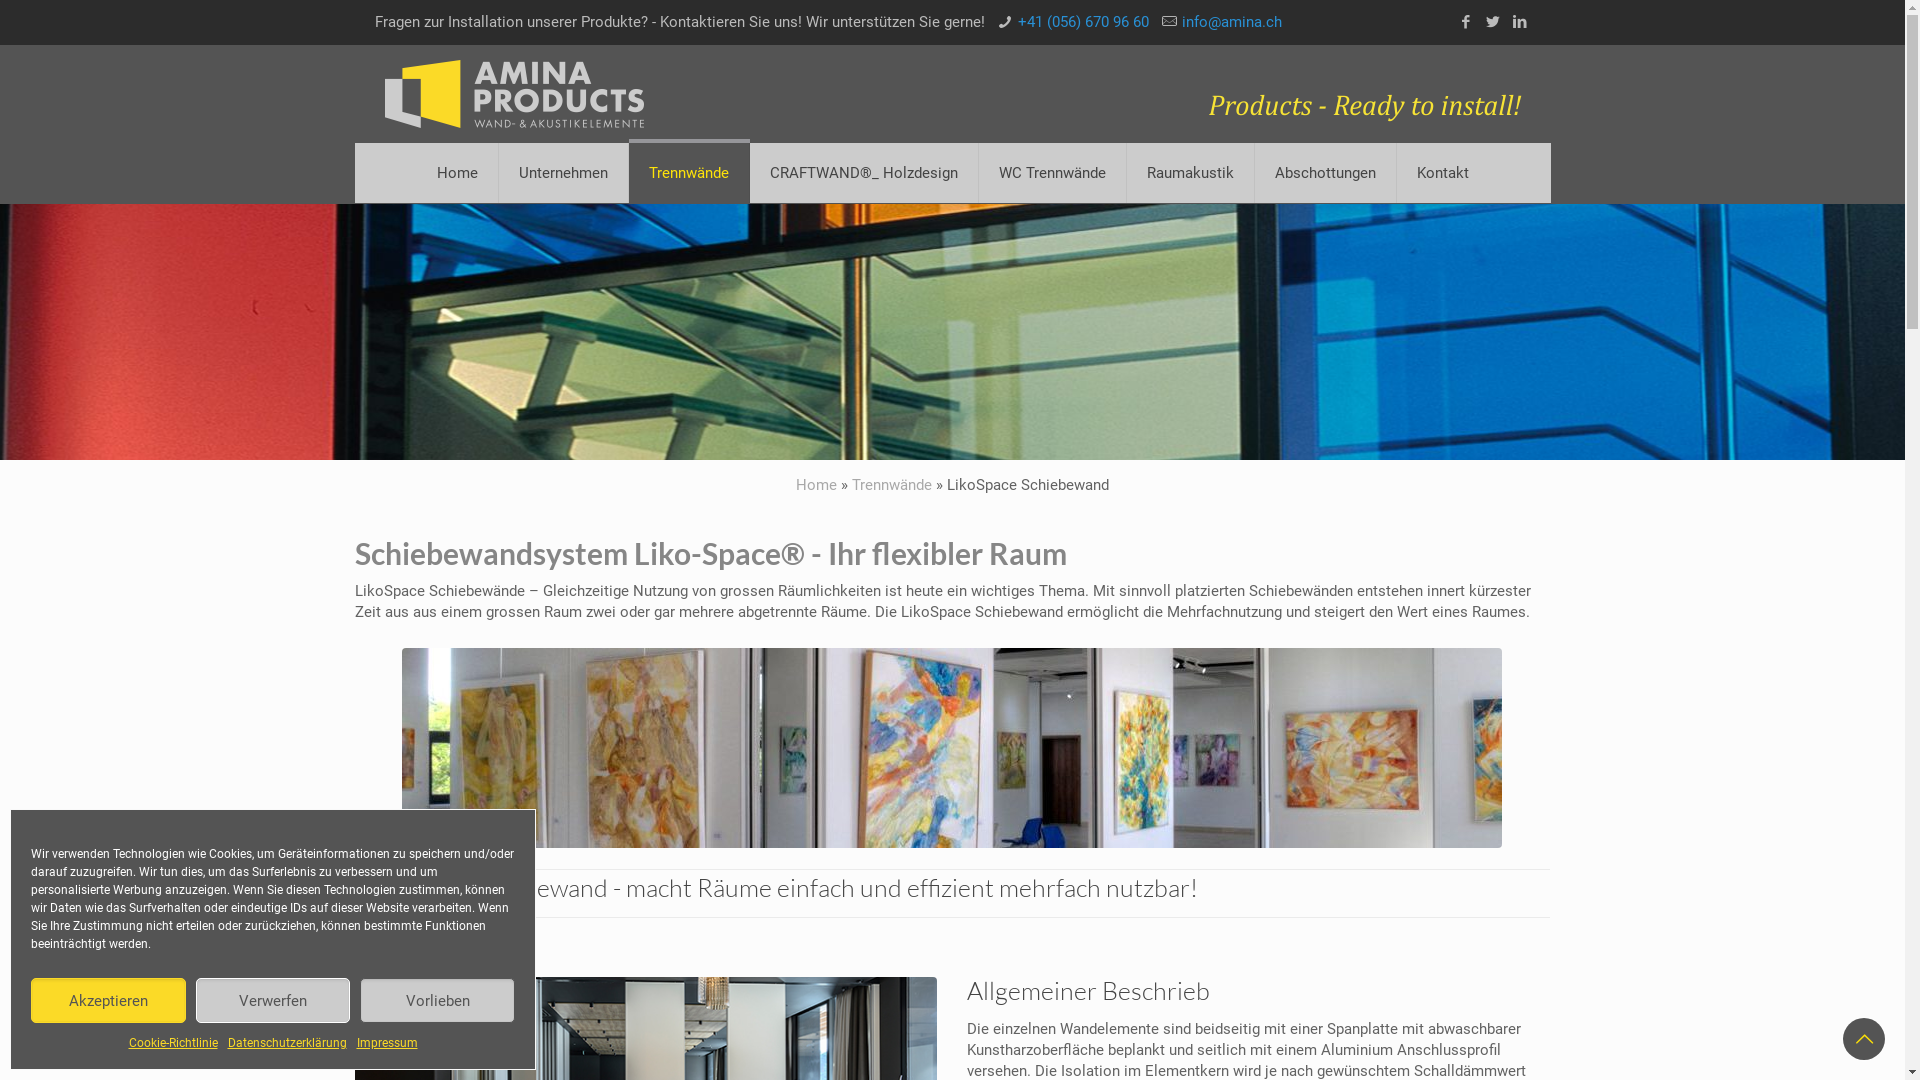 This screenshot has width=1920, height=1080. I want to click on 'Facebook', so click(1466, 22).